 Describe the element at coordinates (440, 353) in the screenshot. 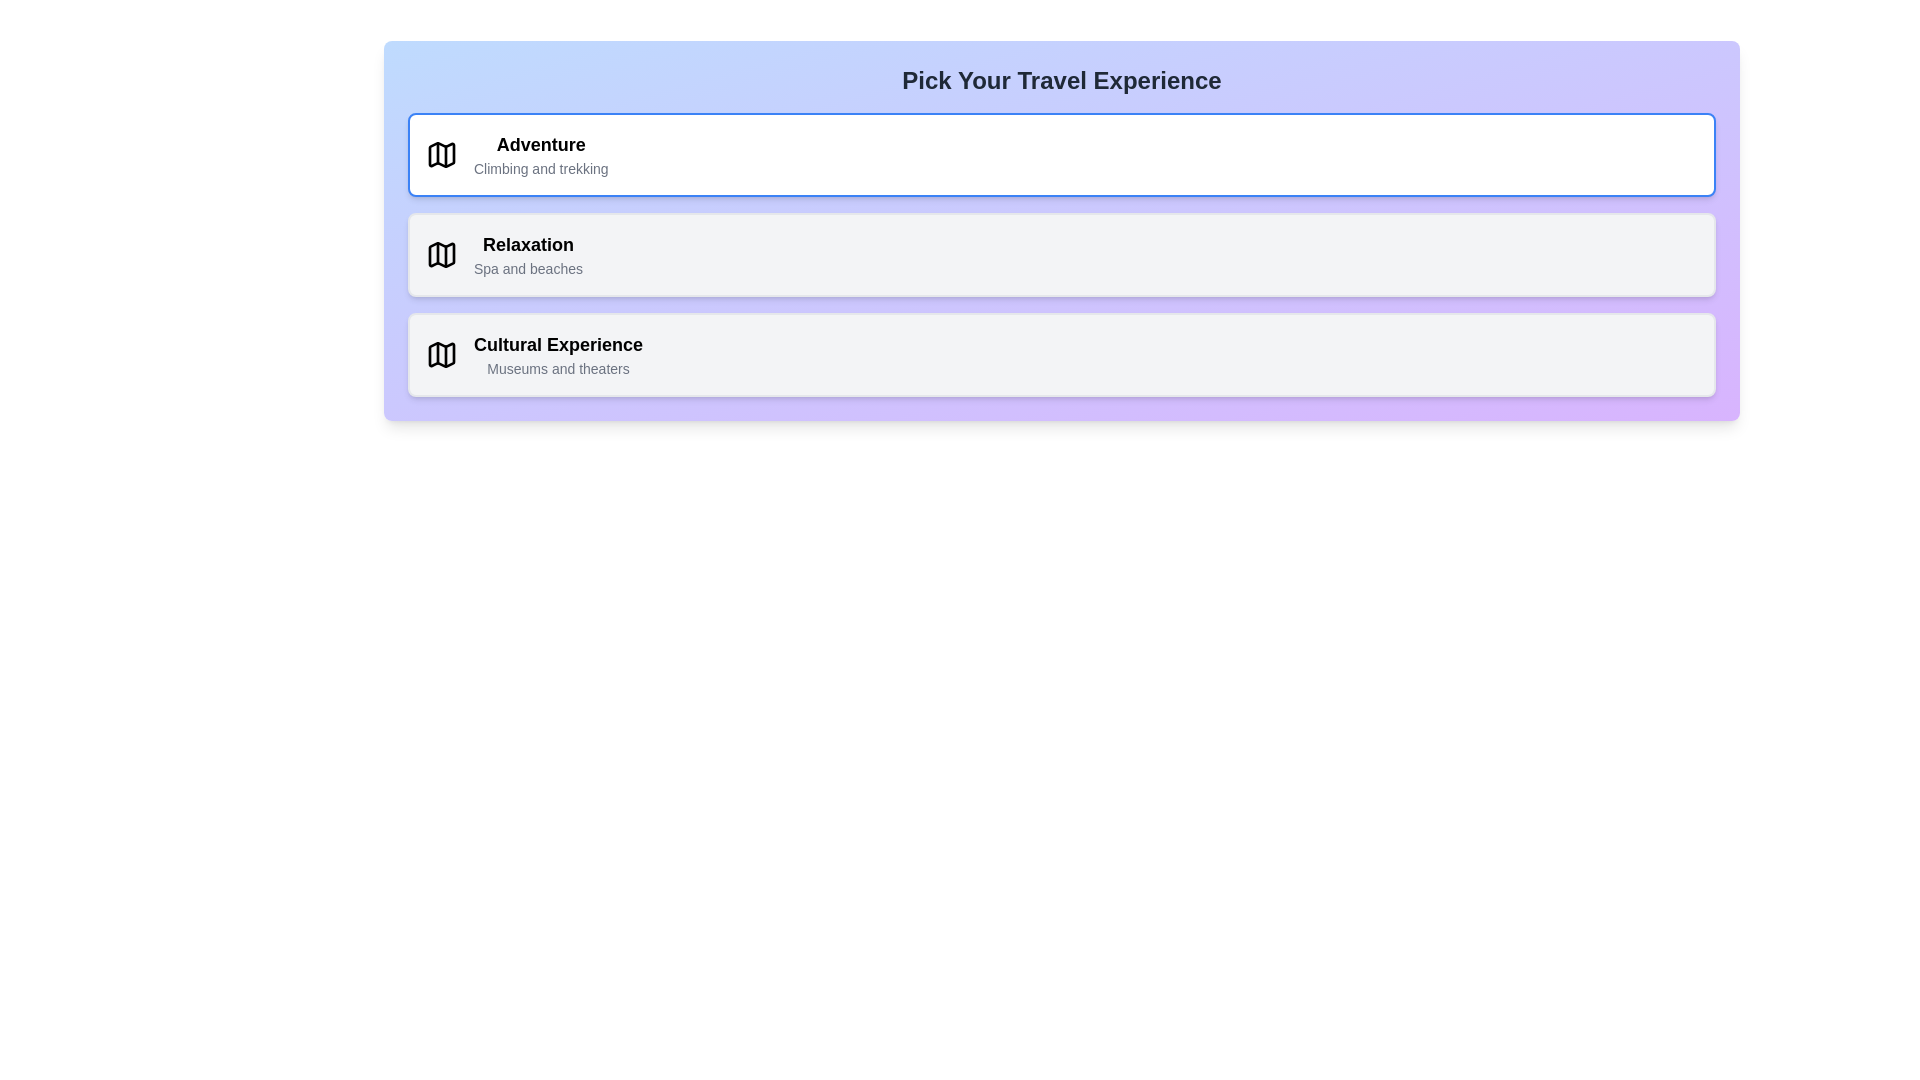

I see `black folded map icon located to the left of the 'Cultural Experience' text within the third card from the top` at that location.